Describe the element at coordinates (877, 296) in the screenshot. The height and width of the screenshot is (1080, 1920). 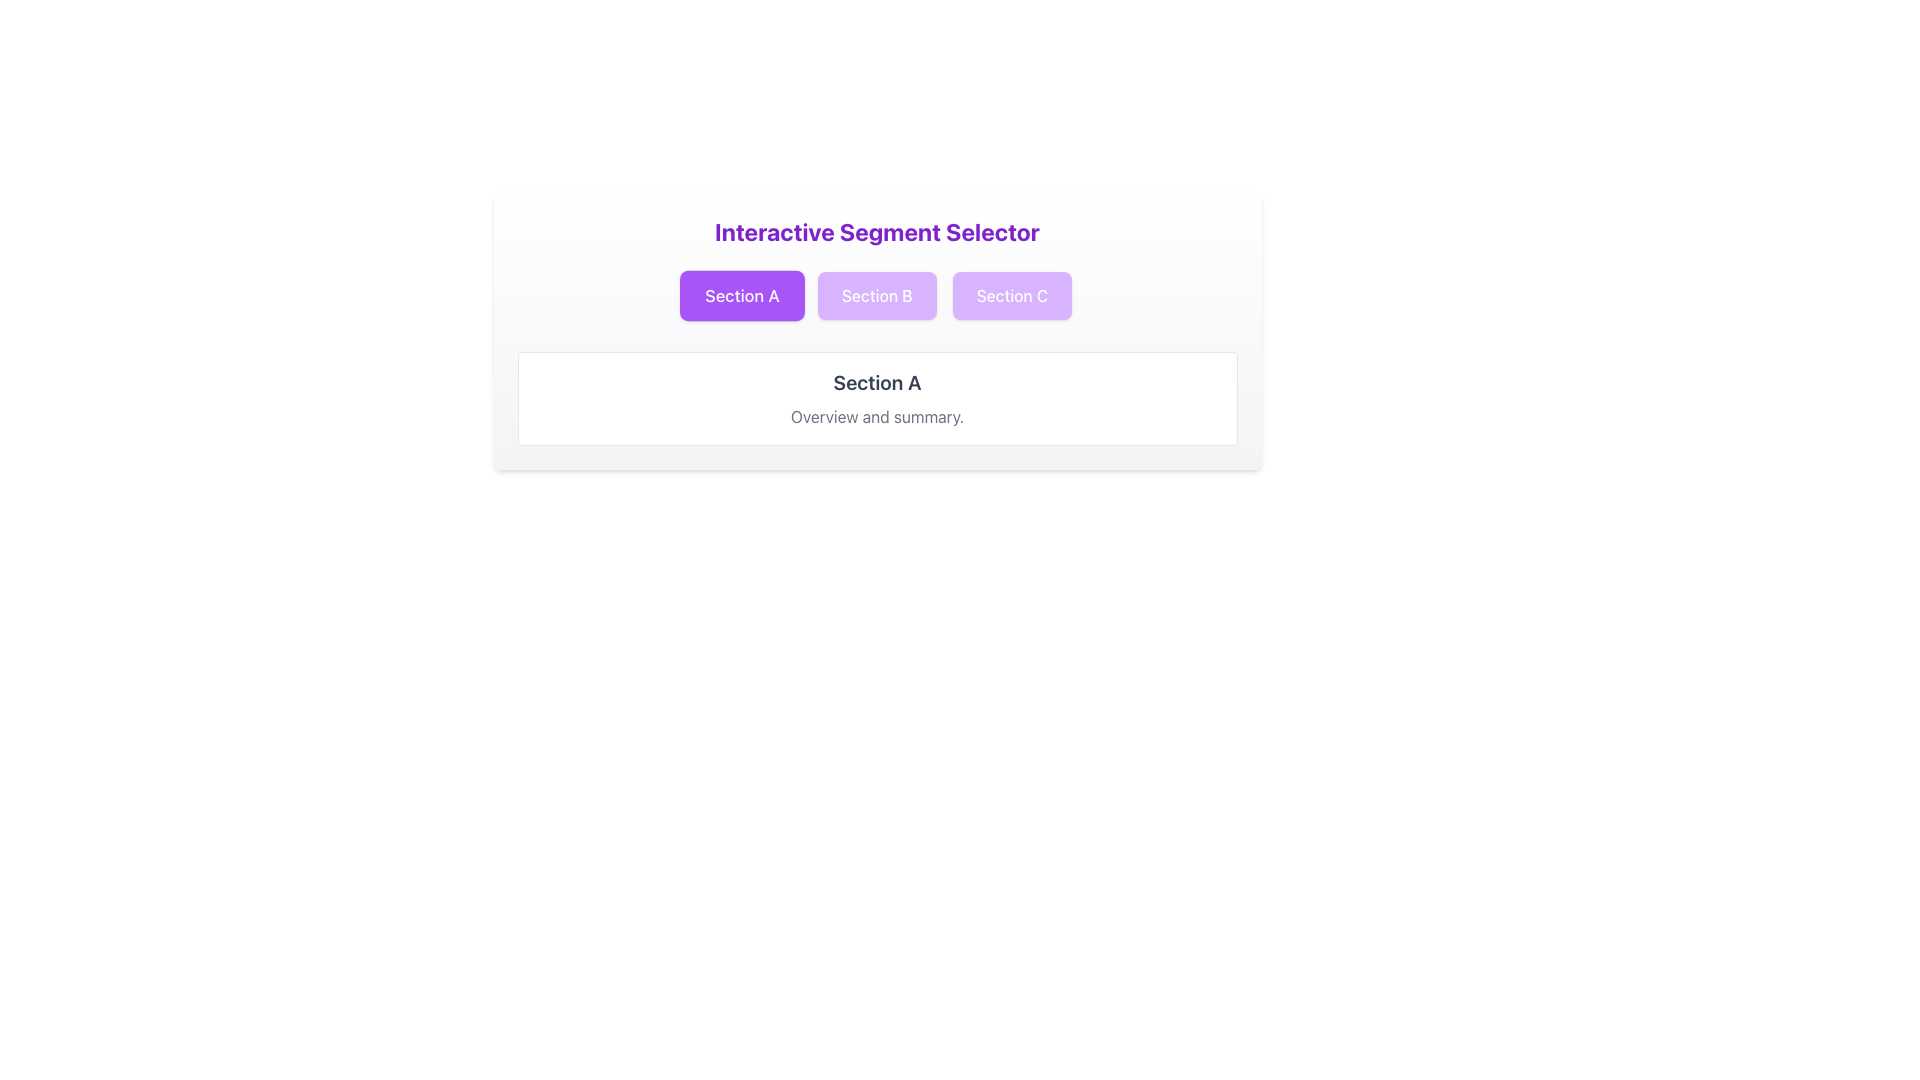
I see `'Section B' of the segmented control` at that location.